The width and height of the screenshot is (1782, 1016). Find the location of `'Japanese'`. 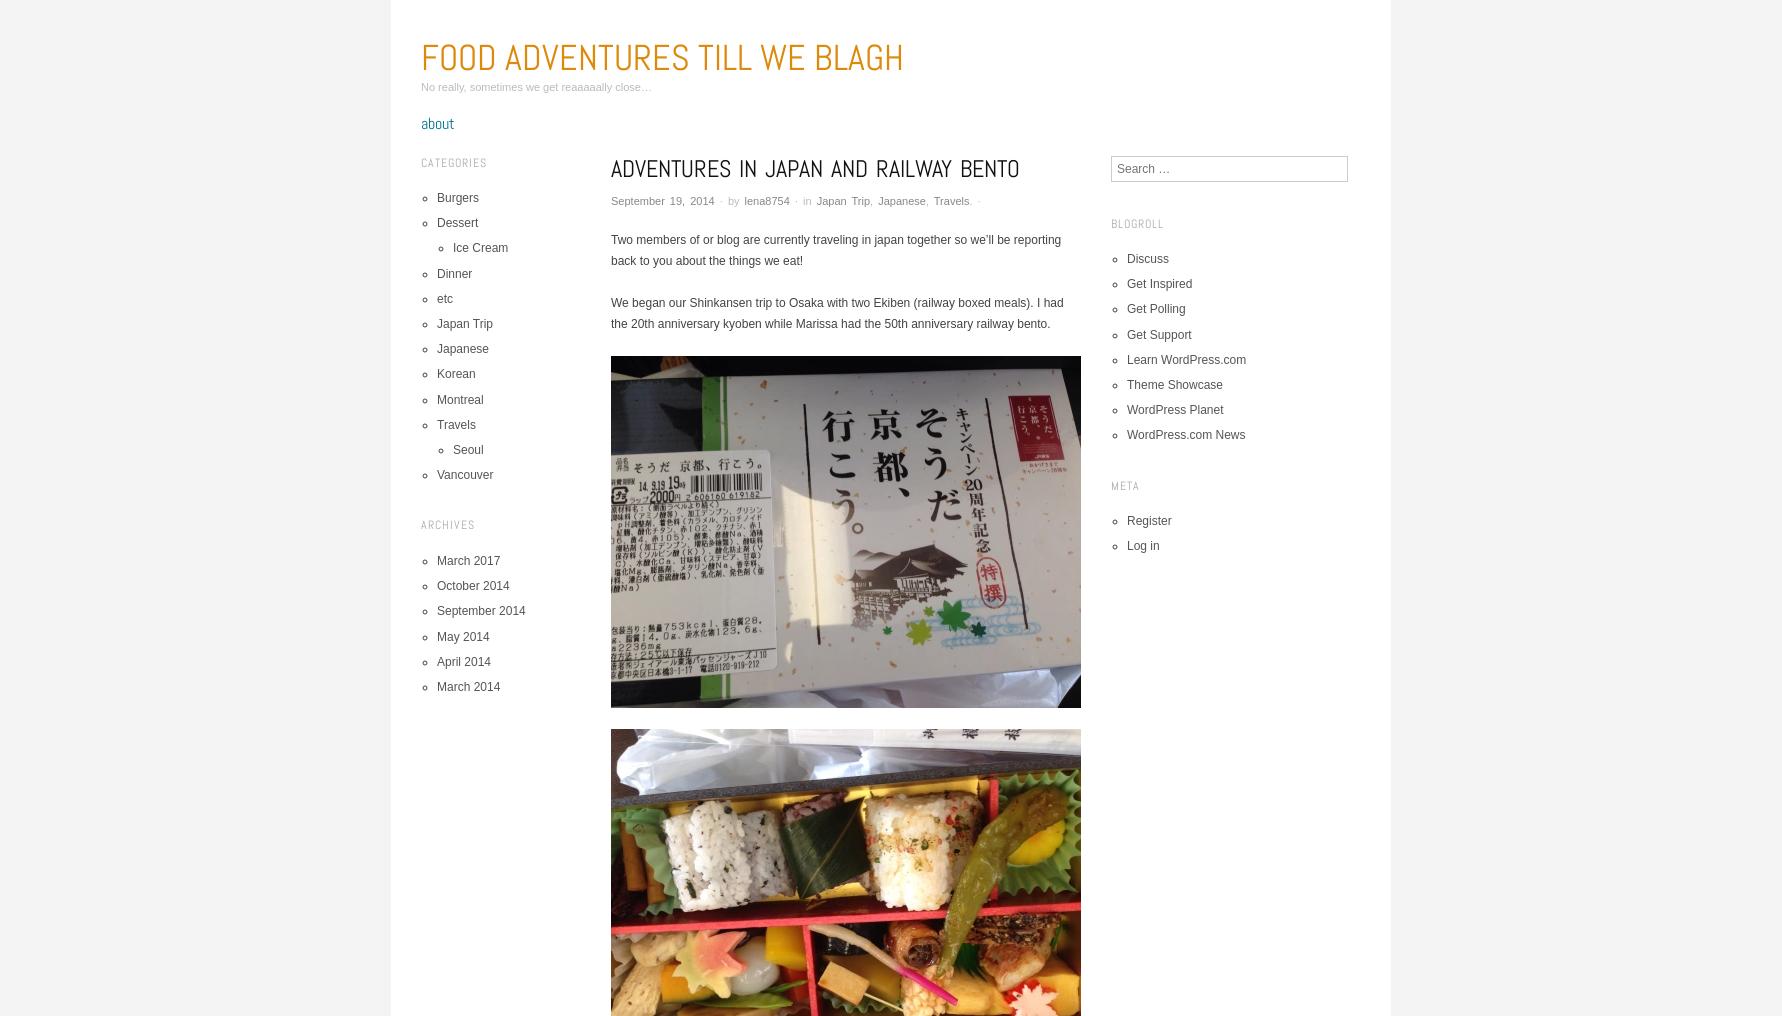

'Japanese' is located at coordinates (876, 200).